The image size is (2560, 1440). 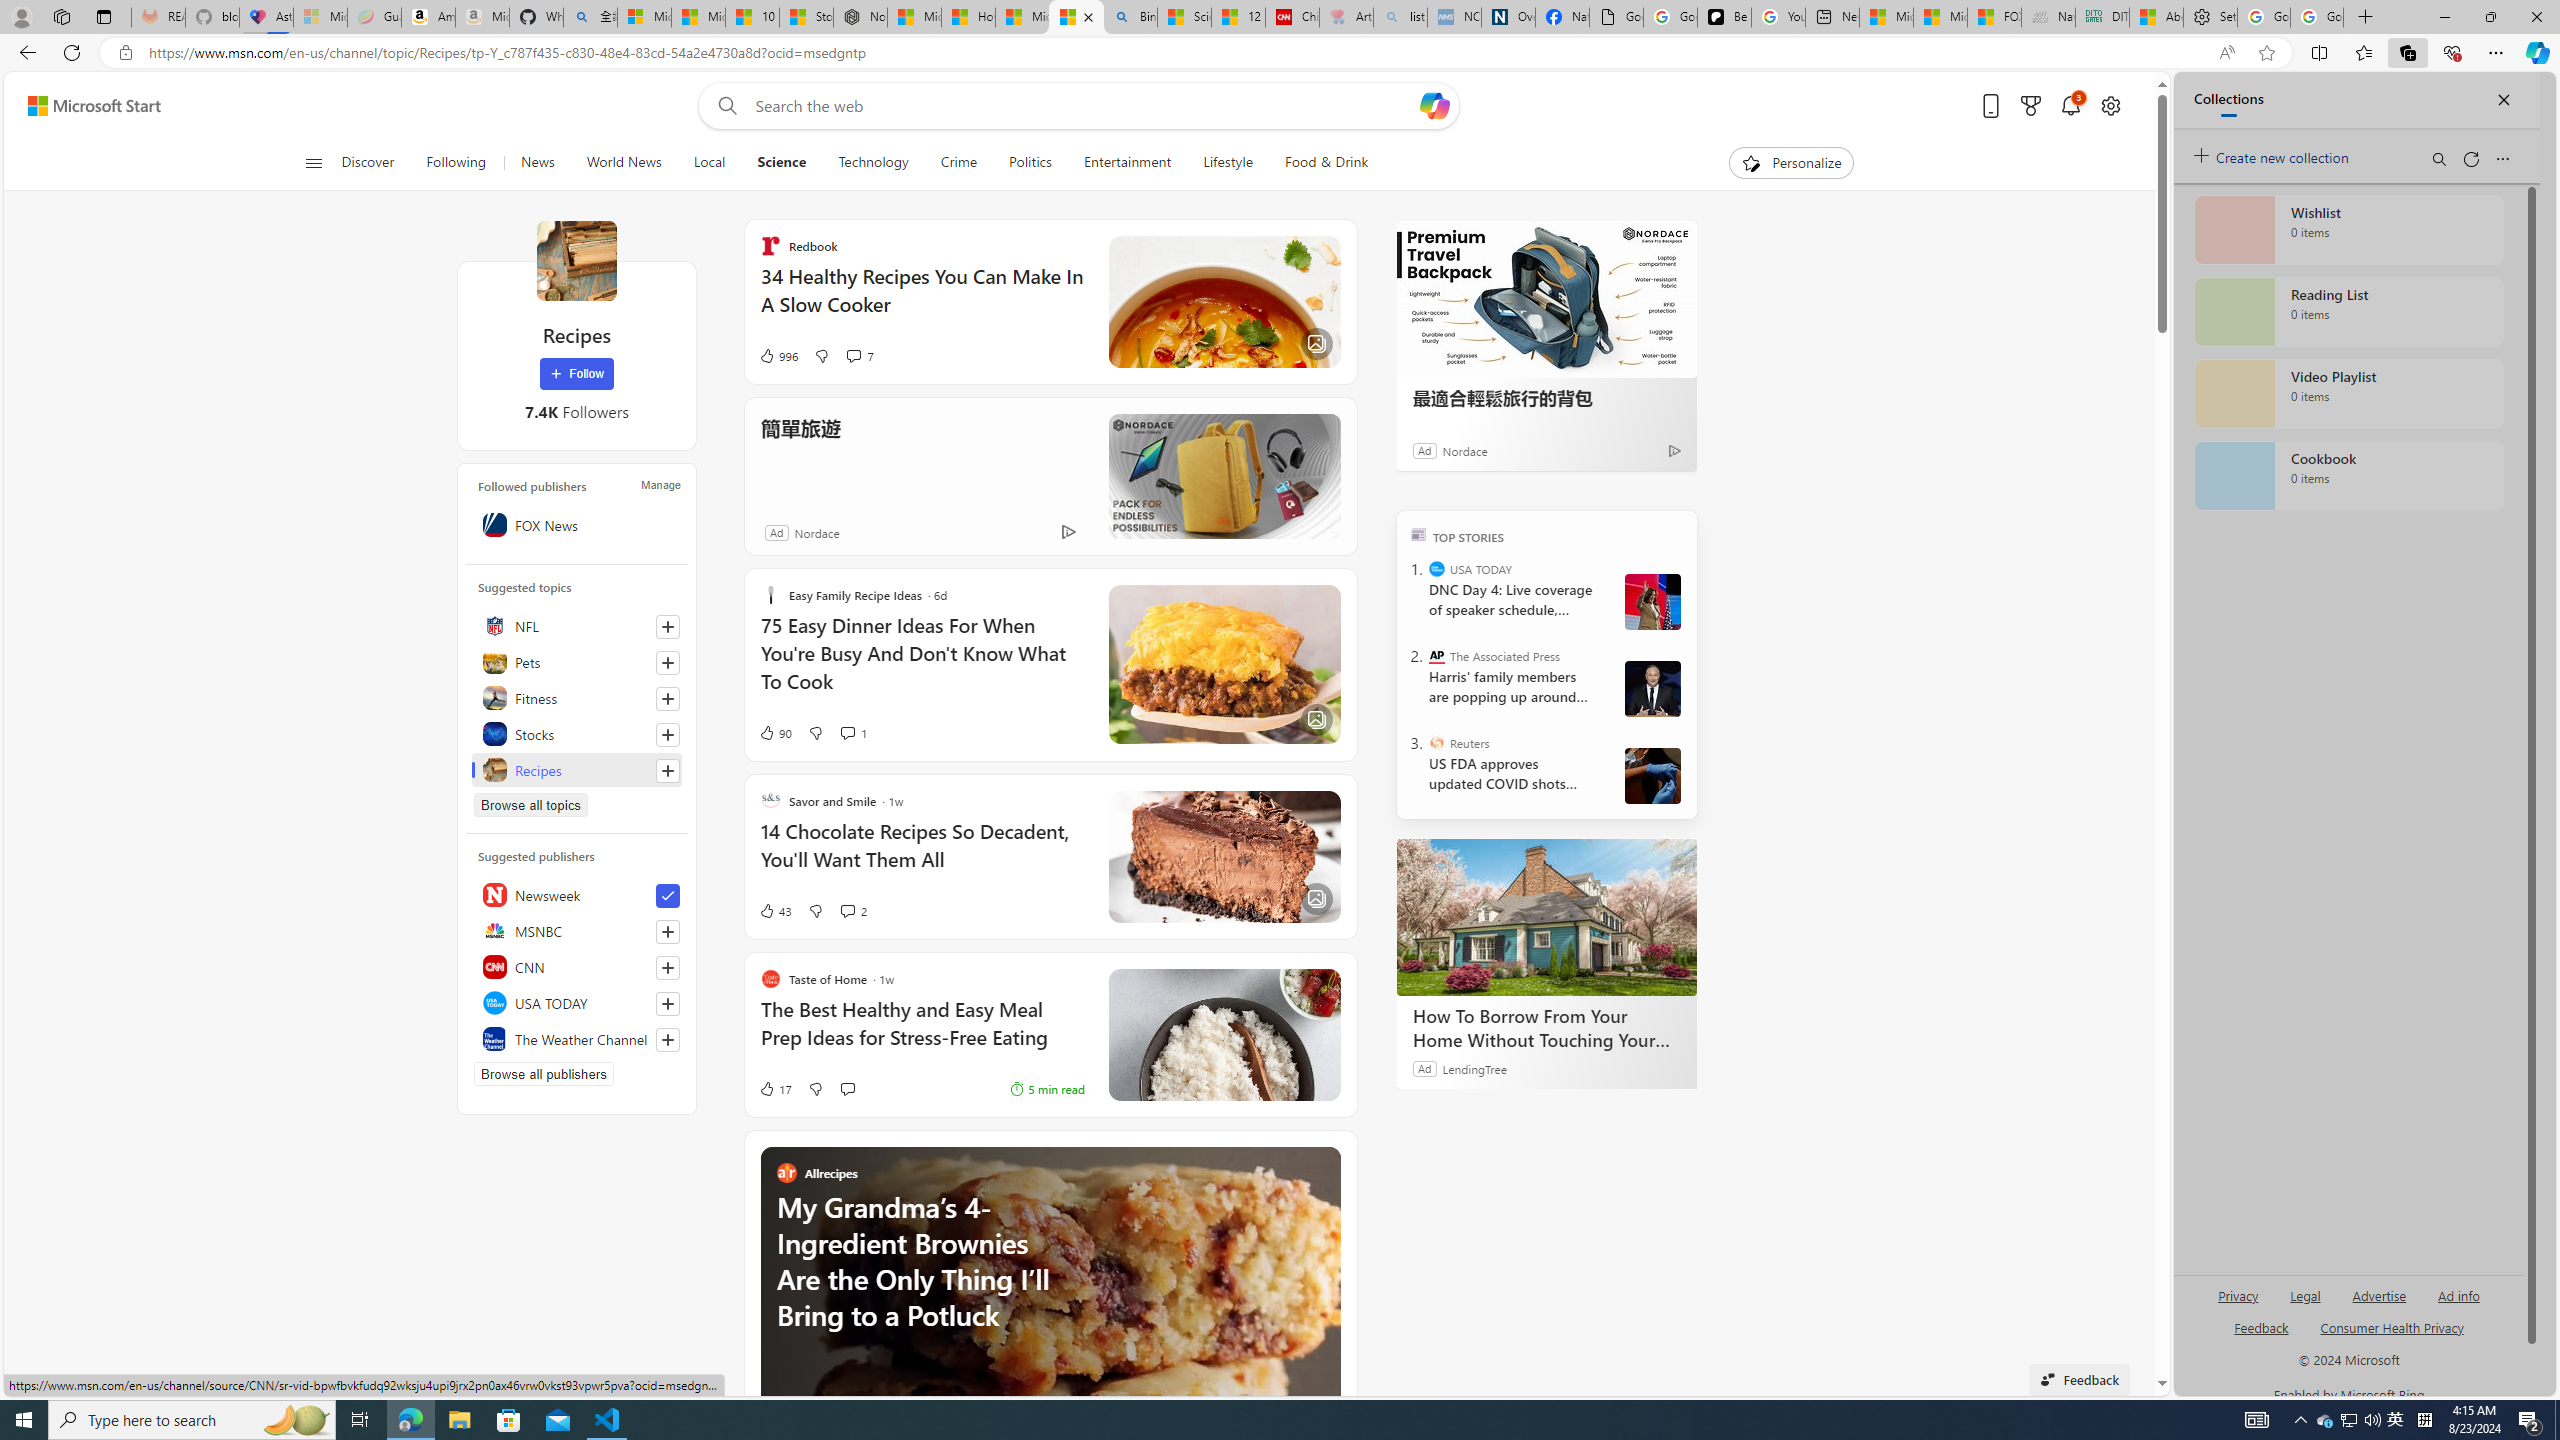 What do you see at coordinates (668, 896) in the screenshot?
I see `'Unfollow this source'` at bounding box center [668, 896].